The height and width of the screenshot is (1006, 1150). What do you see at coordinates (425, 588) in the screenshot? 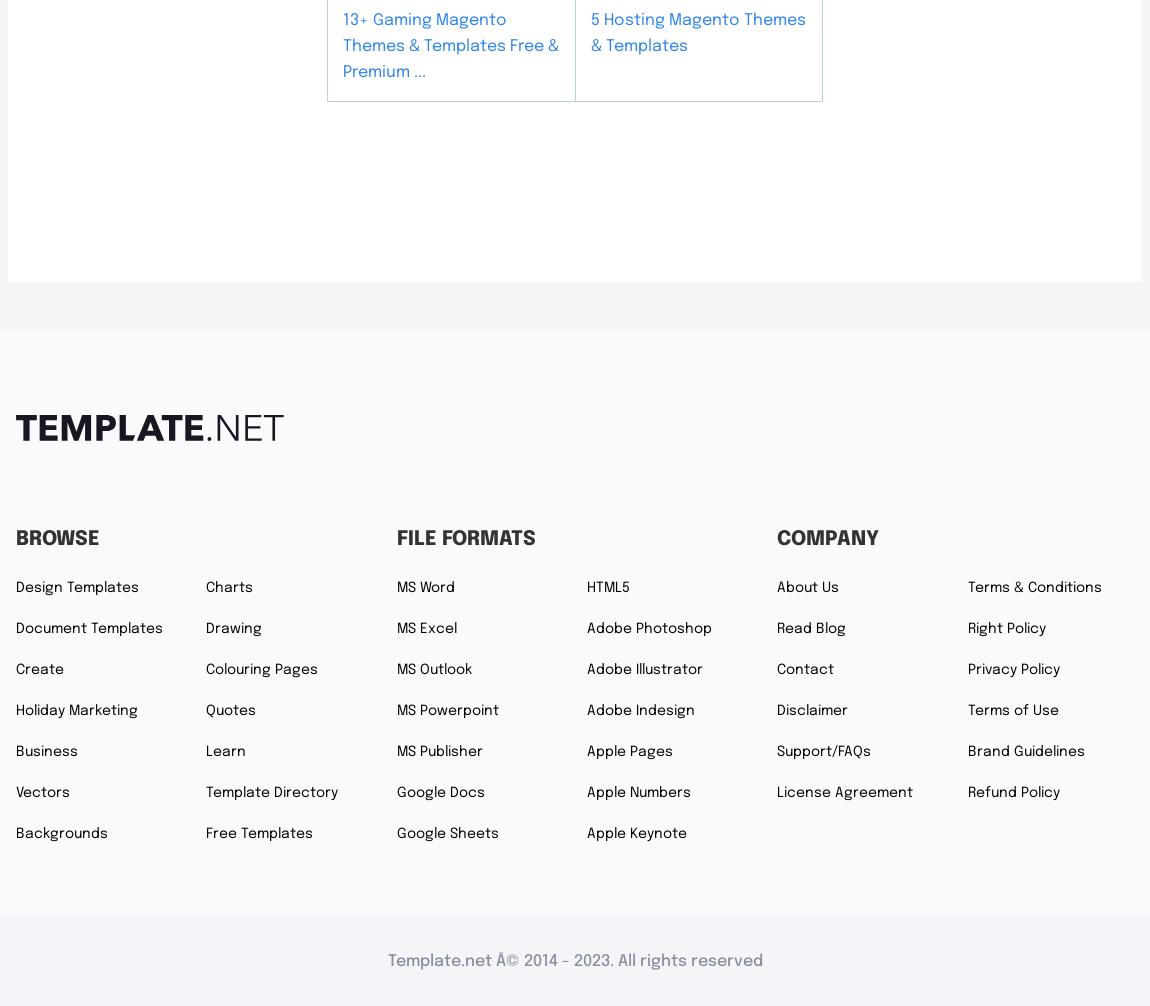
I see `'MS Word'` at bounding box center [425, 588].